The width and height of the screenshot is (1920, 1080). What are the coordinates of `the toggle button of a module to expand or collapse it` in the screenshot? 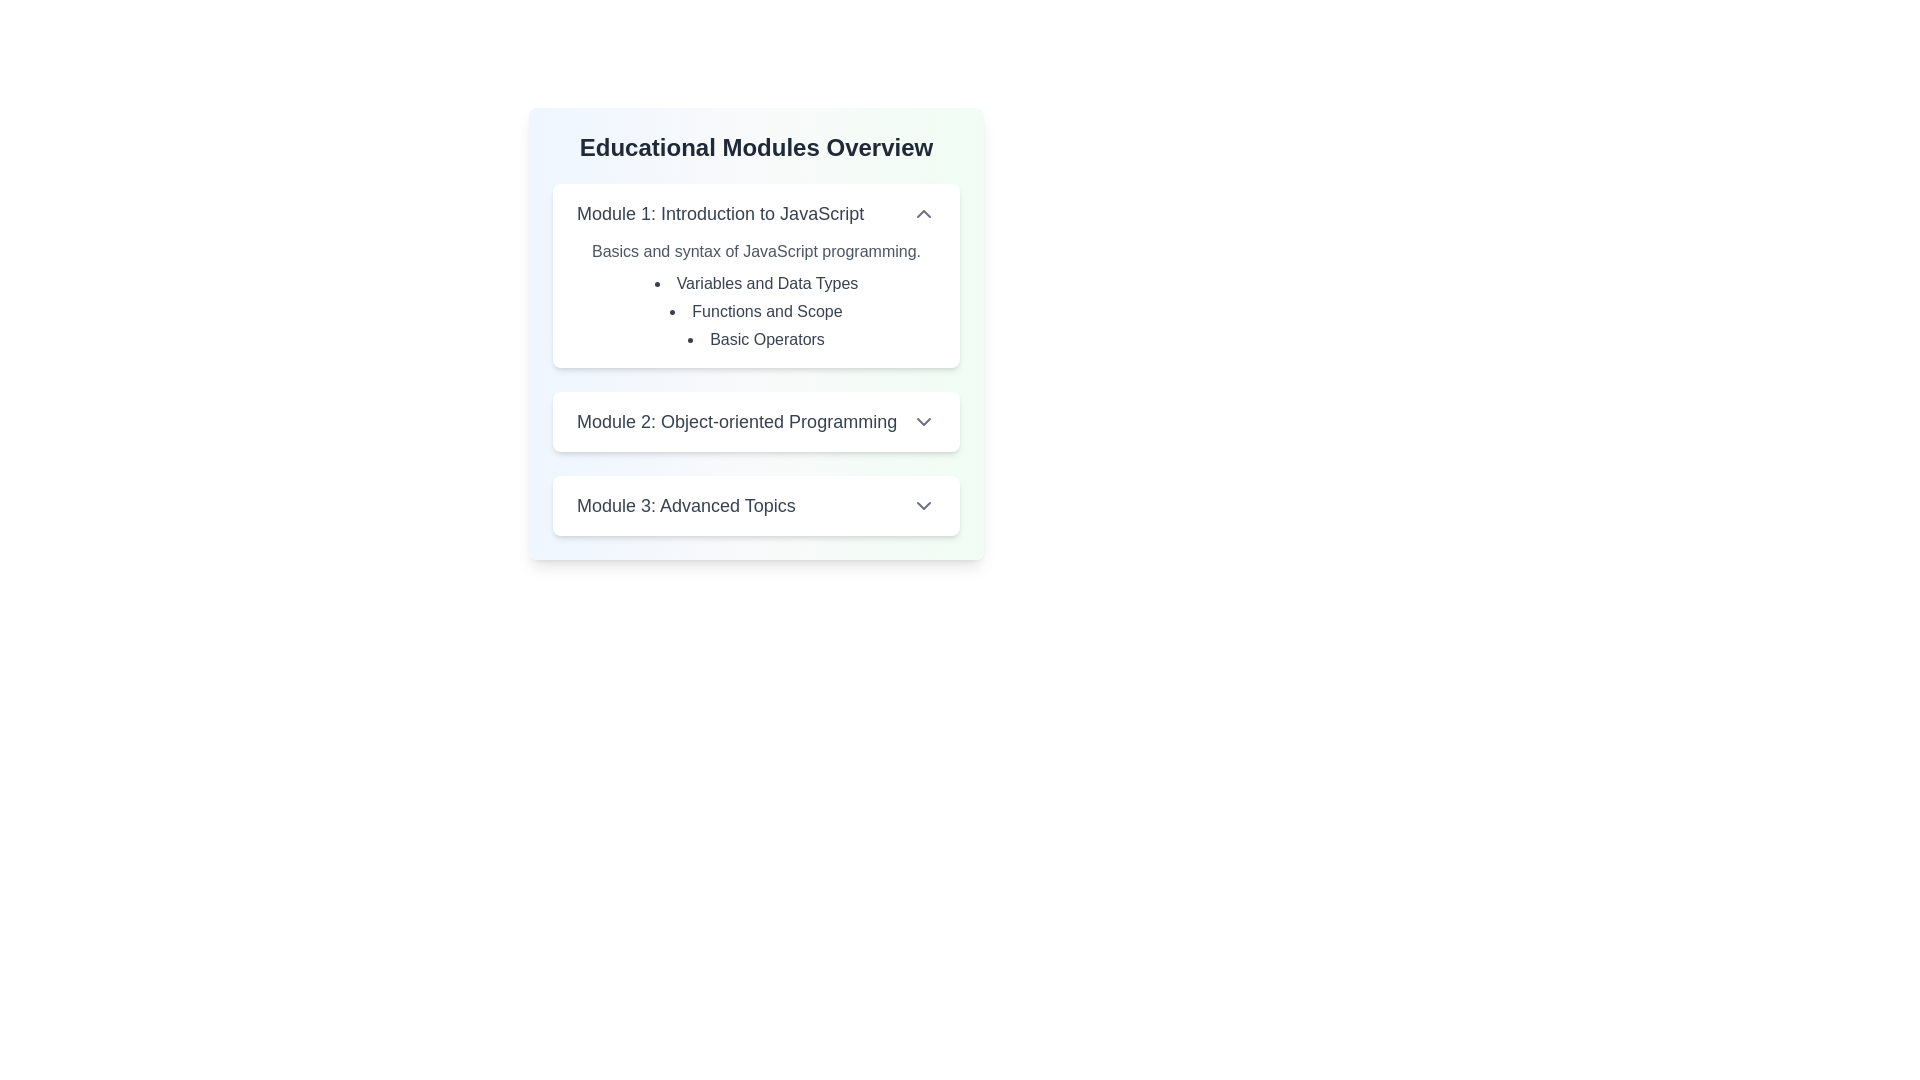 It's located at (923, 213).